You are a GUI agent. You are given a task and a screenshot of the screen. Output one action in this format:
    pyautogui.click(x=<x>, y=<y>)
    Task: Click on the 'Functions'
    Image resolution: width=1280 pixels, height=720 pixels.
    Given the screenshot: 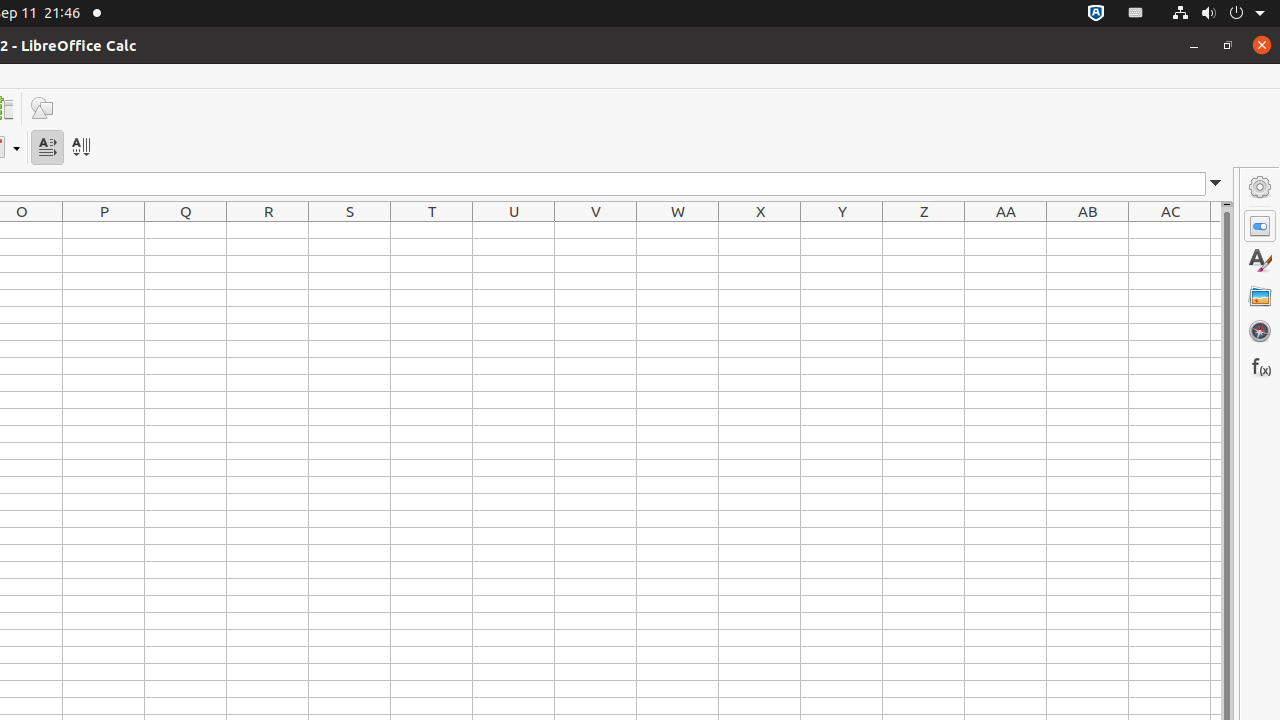 What is the action you would take?
    pyautogui.click(x=1259, y=365)
    